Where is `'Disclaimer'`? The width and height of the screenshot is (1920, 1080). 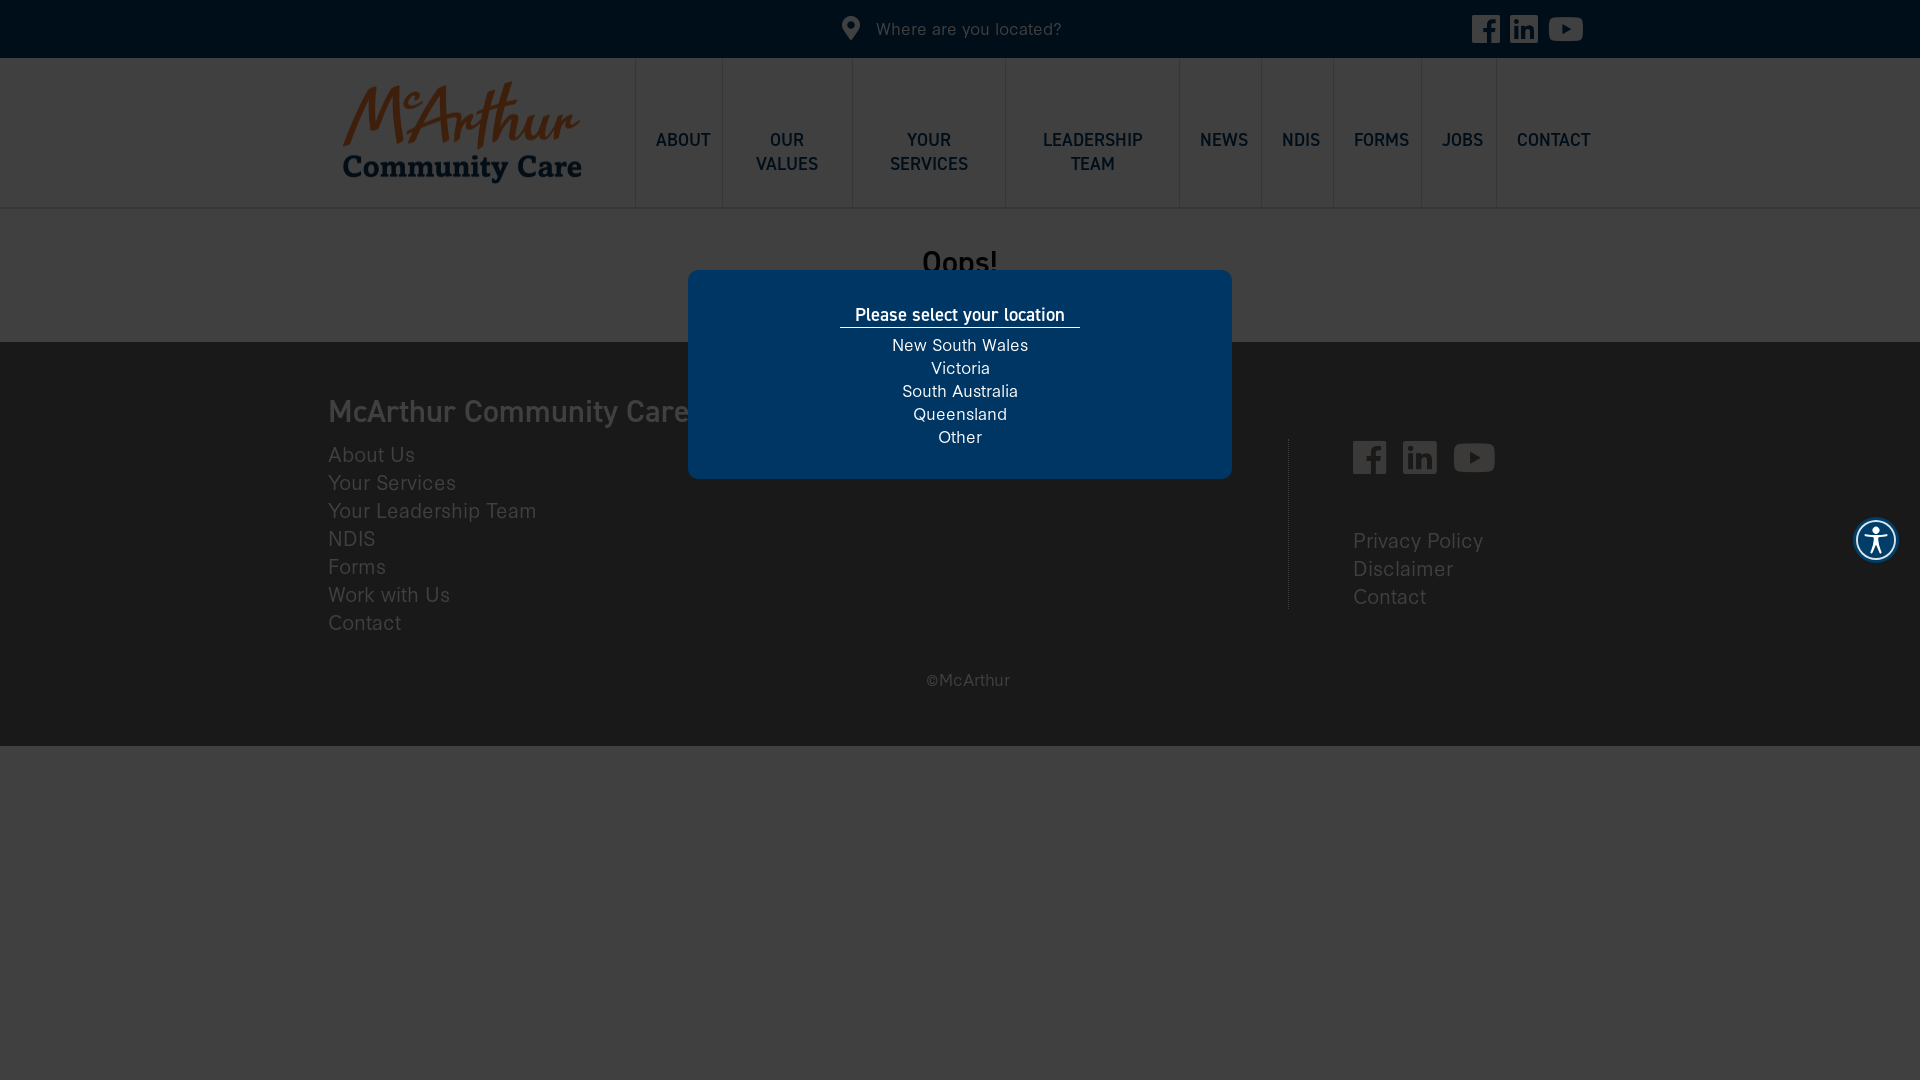
'Disclaimer' is located at coordinates (1410, 567).